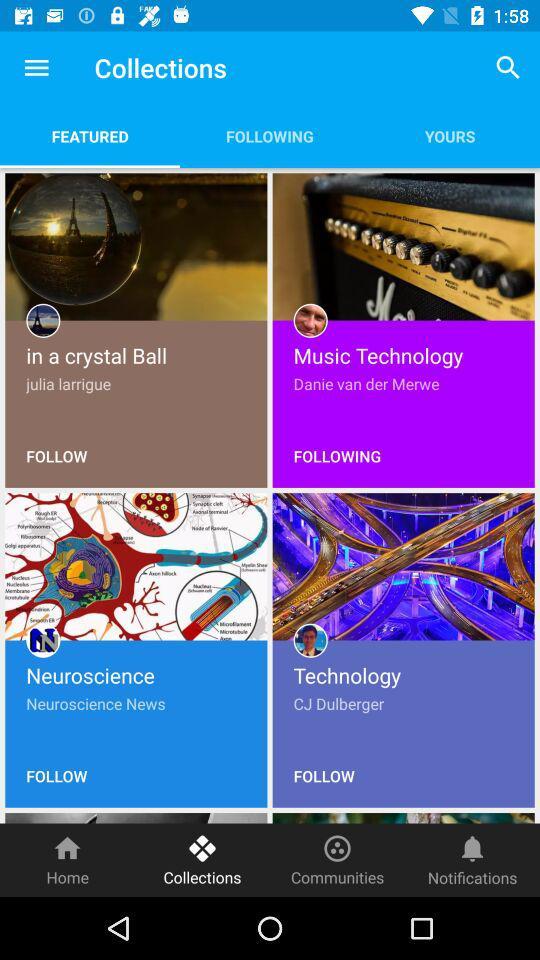 This screenshot has height=960, width=540. Describe the element at coordinates (67, 859) in the screenshot. I see `the item next to the collections item` at that location.